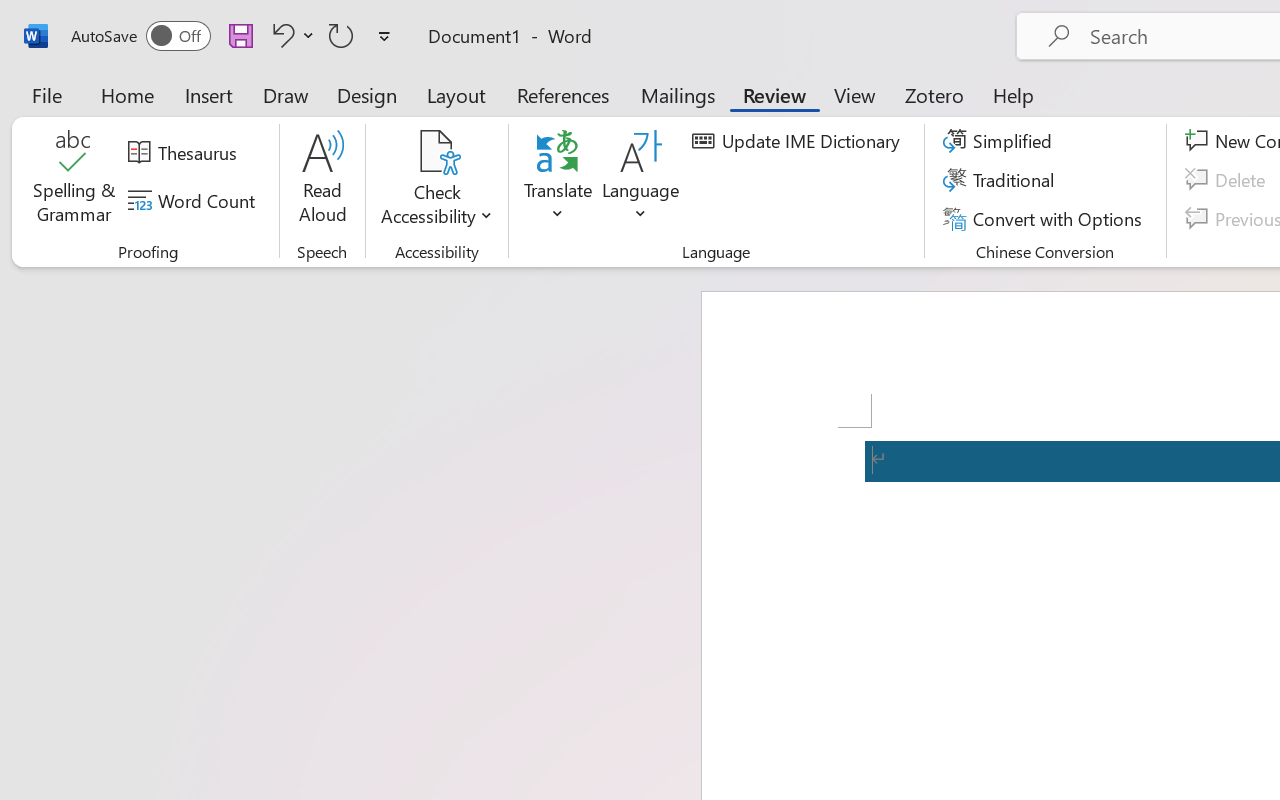  What do you see at coordinates (1044, 218) in the screenshot?
I see `'Convert with Options...'` at bounding box center [1044, 218].